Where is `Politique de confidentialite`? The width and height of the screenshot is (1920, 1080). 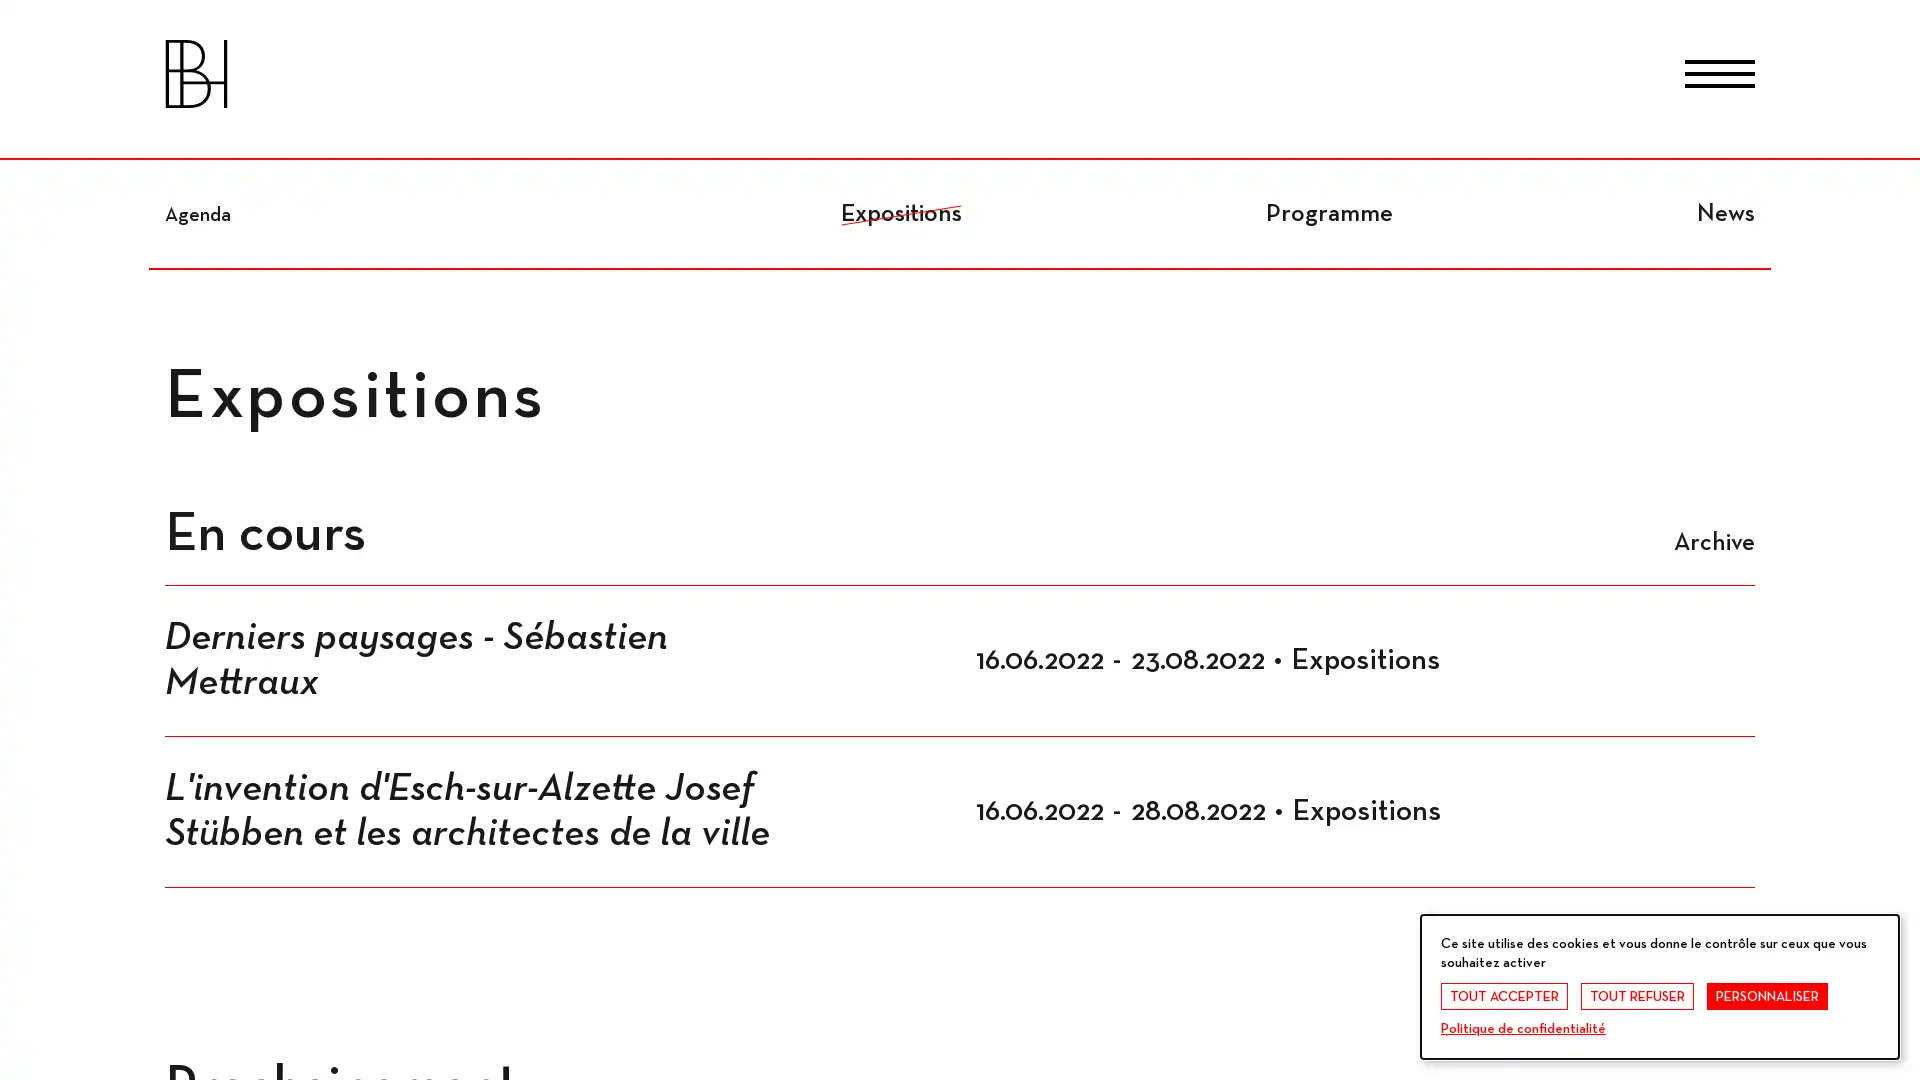 Politique de confidentialite is located at coordinates (1522, 1029).